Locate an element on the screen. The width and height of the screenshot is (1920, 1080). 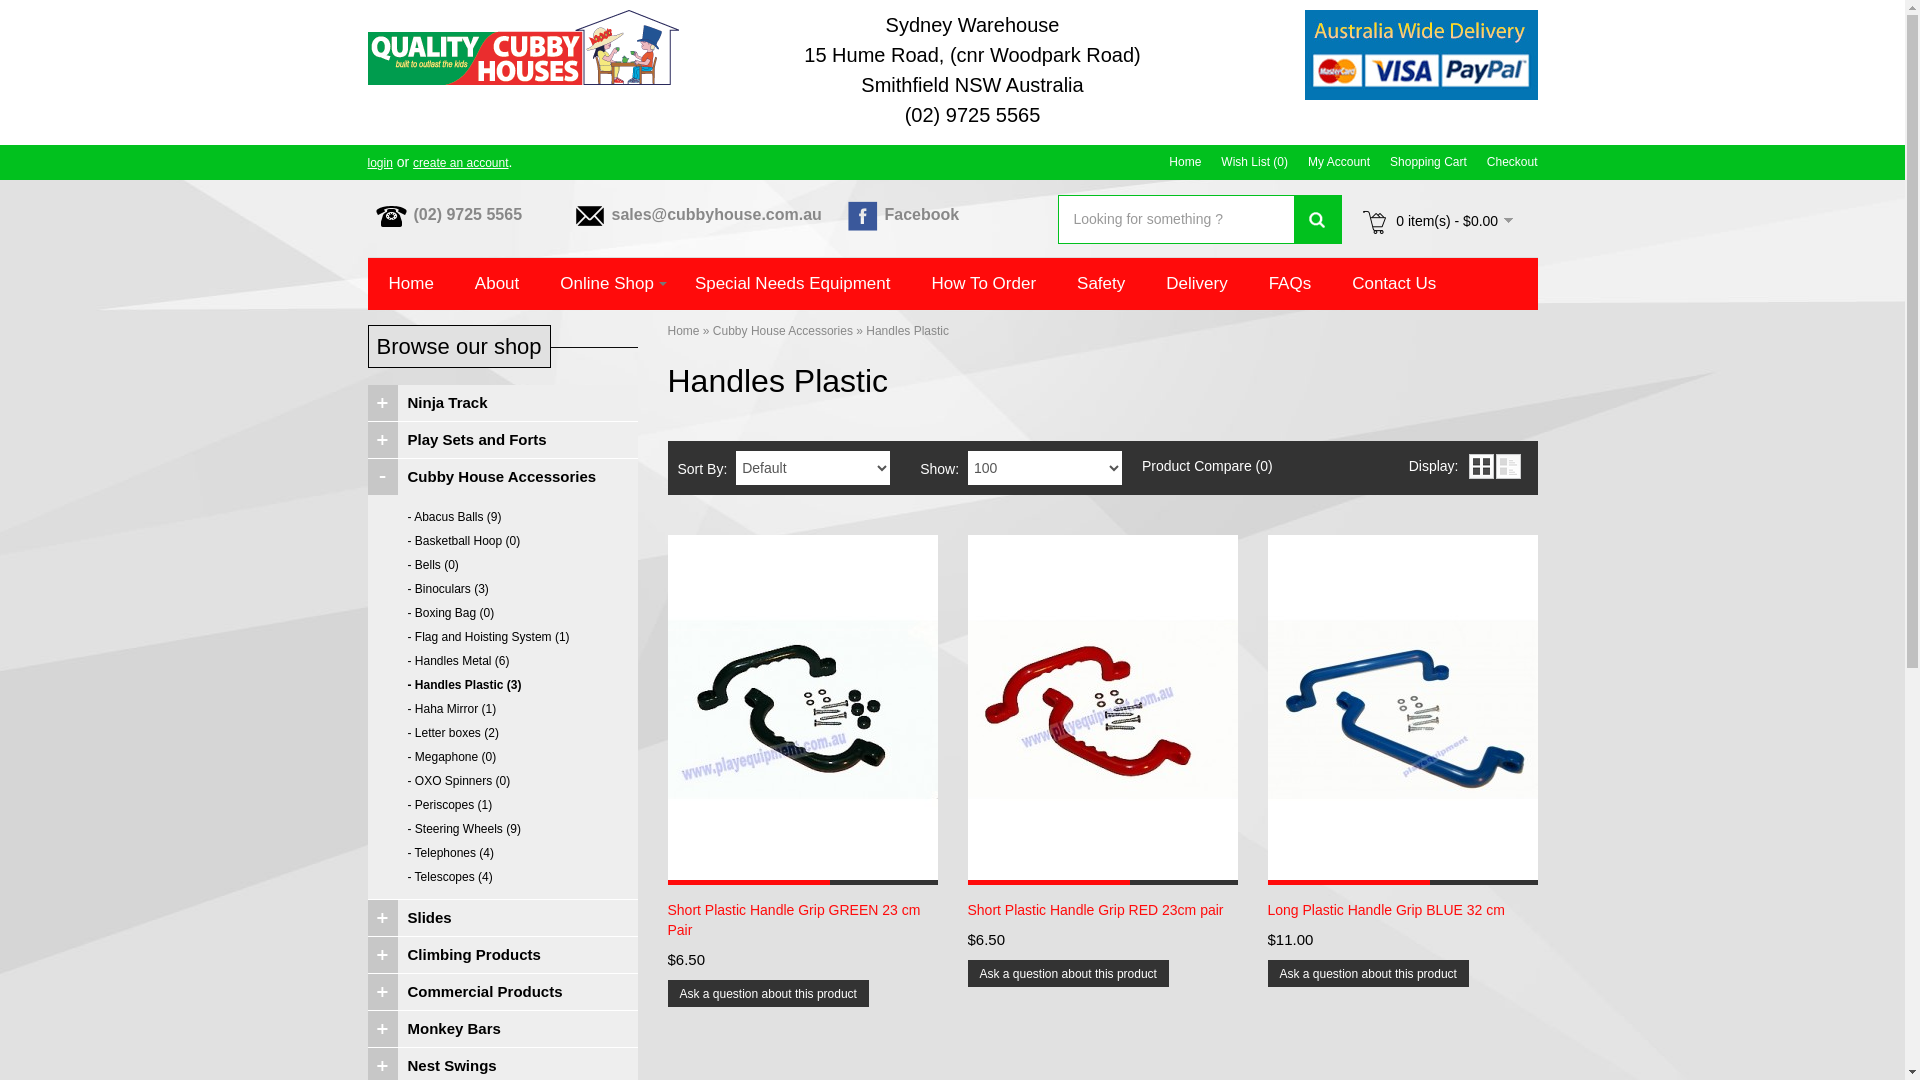
'List' is located at coordinates (1508, 466).